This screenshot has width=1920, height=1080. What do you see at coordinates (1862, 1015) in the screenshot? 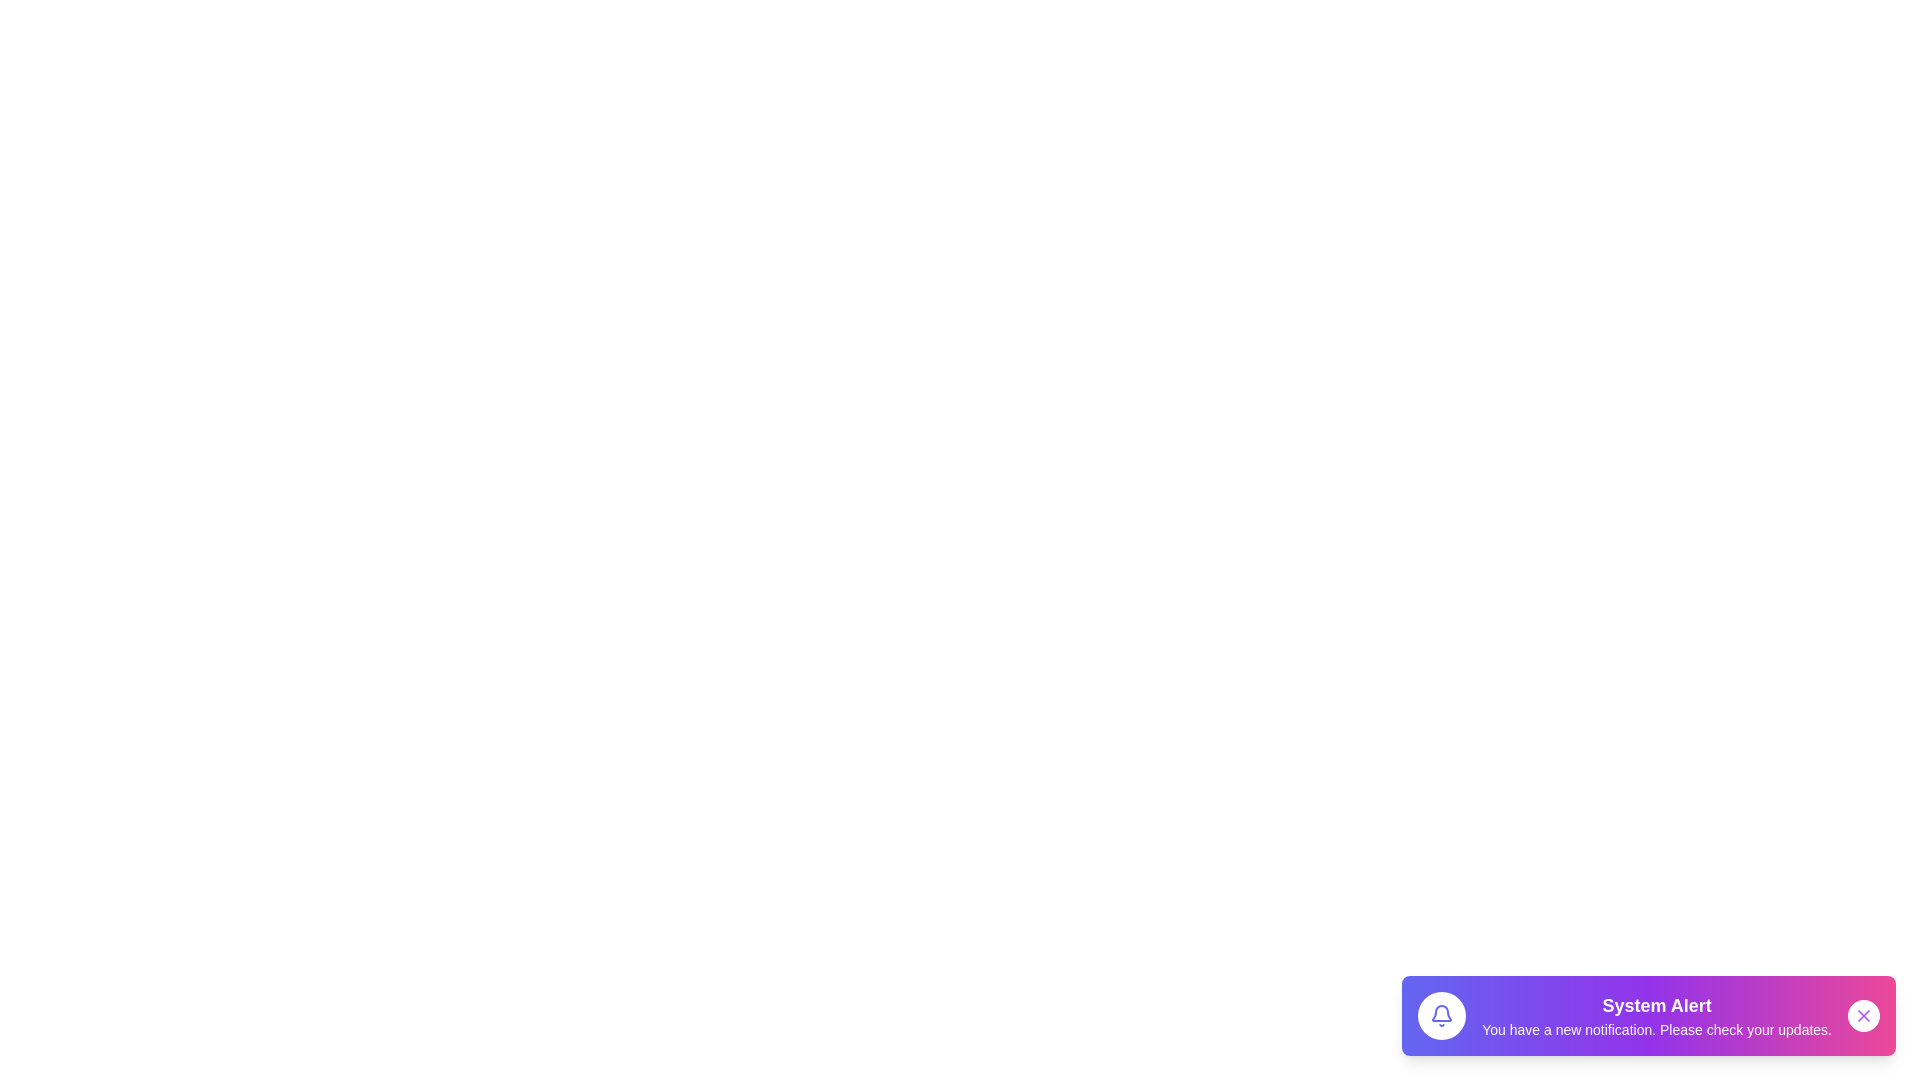
I see `close button to acknowledge and dismiss the notification` at bounding box center [1862, 1015].